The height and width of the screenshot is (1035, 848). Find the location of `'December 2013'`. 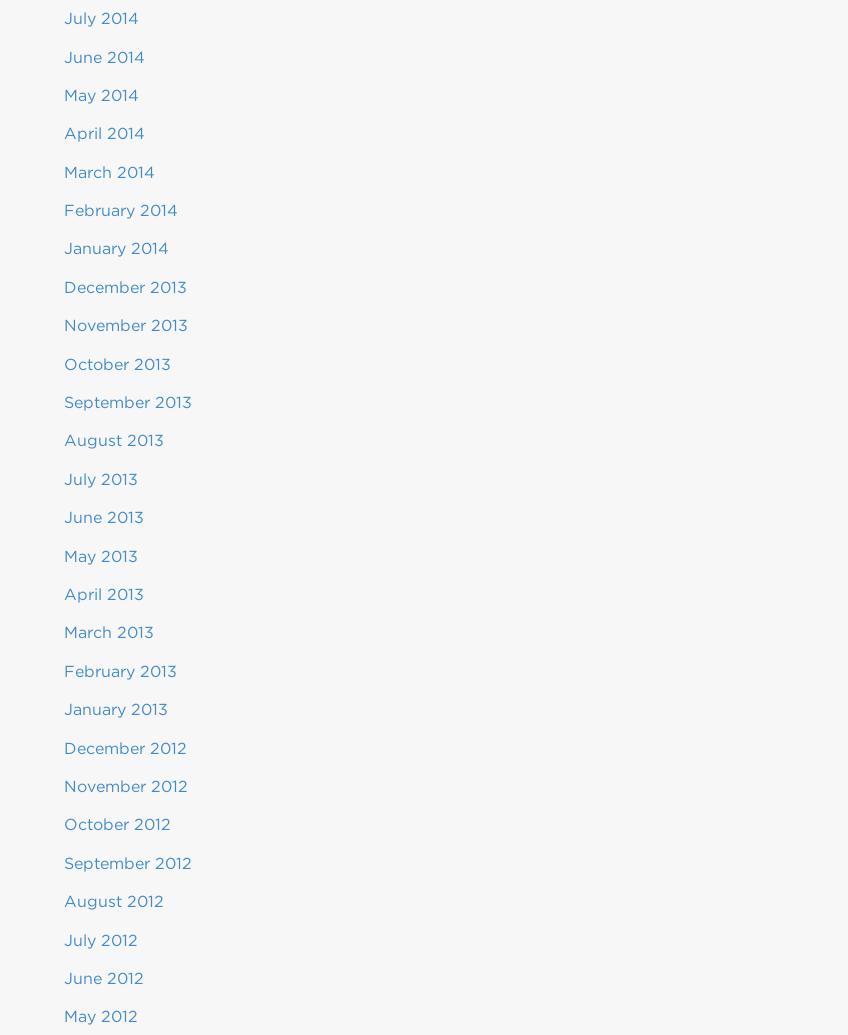

'December 2013' is located at coordinates (64, 286).